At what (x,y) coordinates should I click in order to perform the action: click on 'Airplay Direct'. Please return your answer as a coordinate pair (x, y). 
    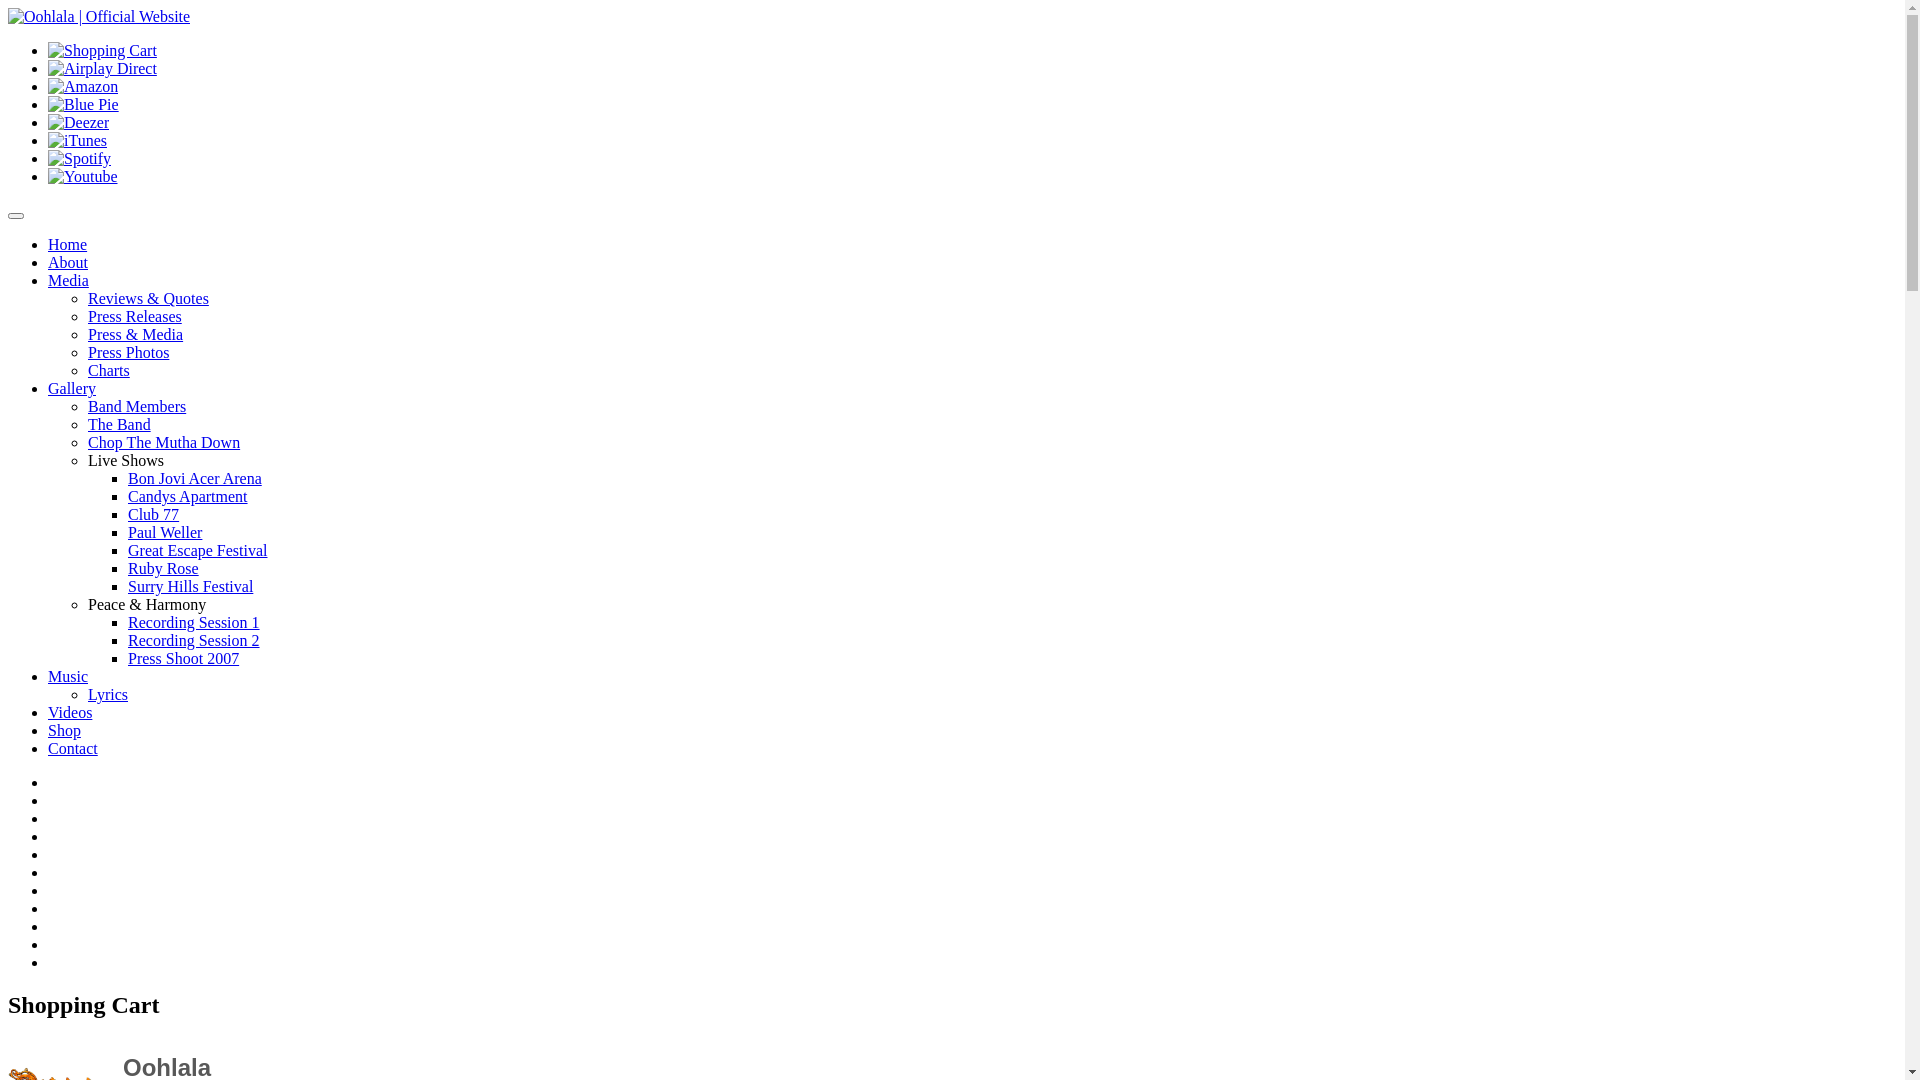
    Looking at the image, I should click on (101, 67).